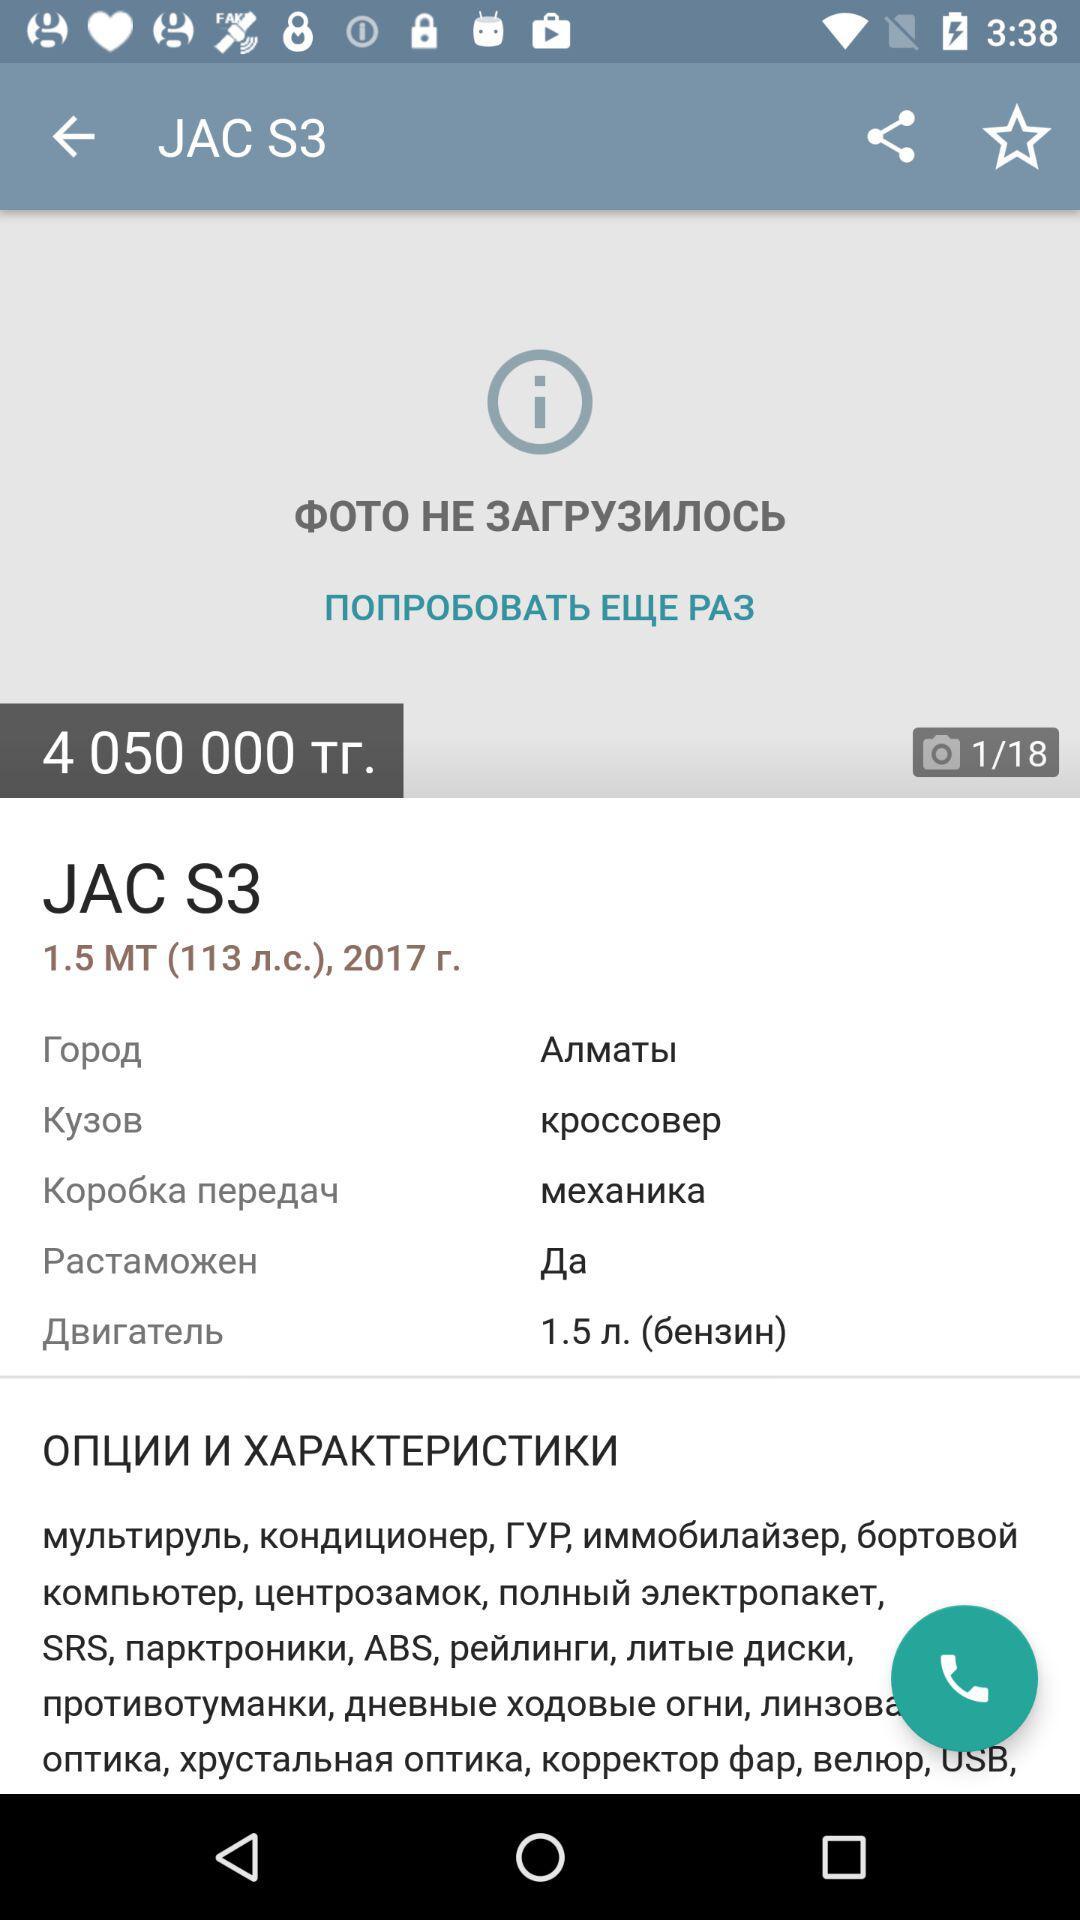 Image resolution: width=1080 pixels, height=1920 pixels. Describe the element at coordinates (72, 135) in the screenshot. I see `the item to the left of jac s3 icon` at that location.